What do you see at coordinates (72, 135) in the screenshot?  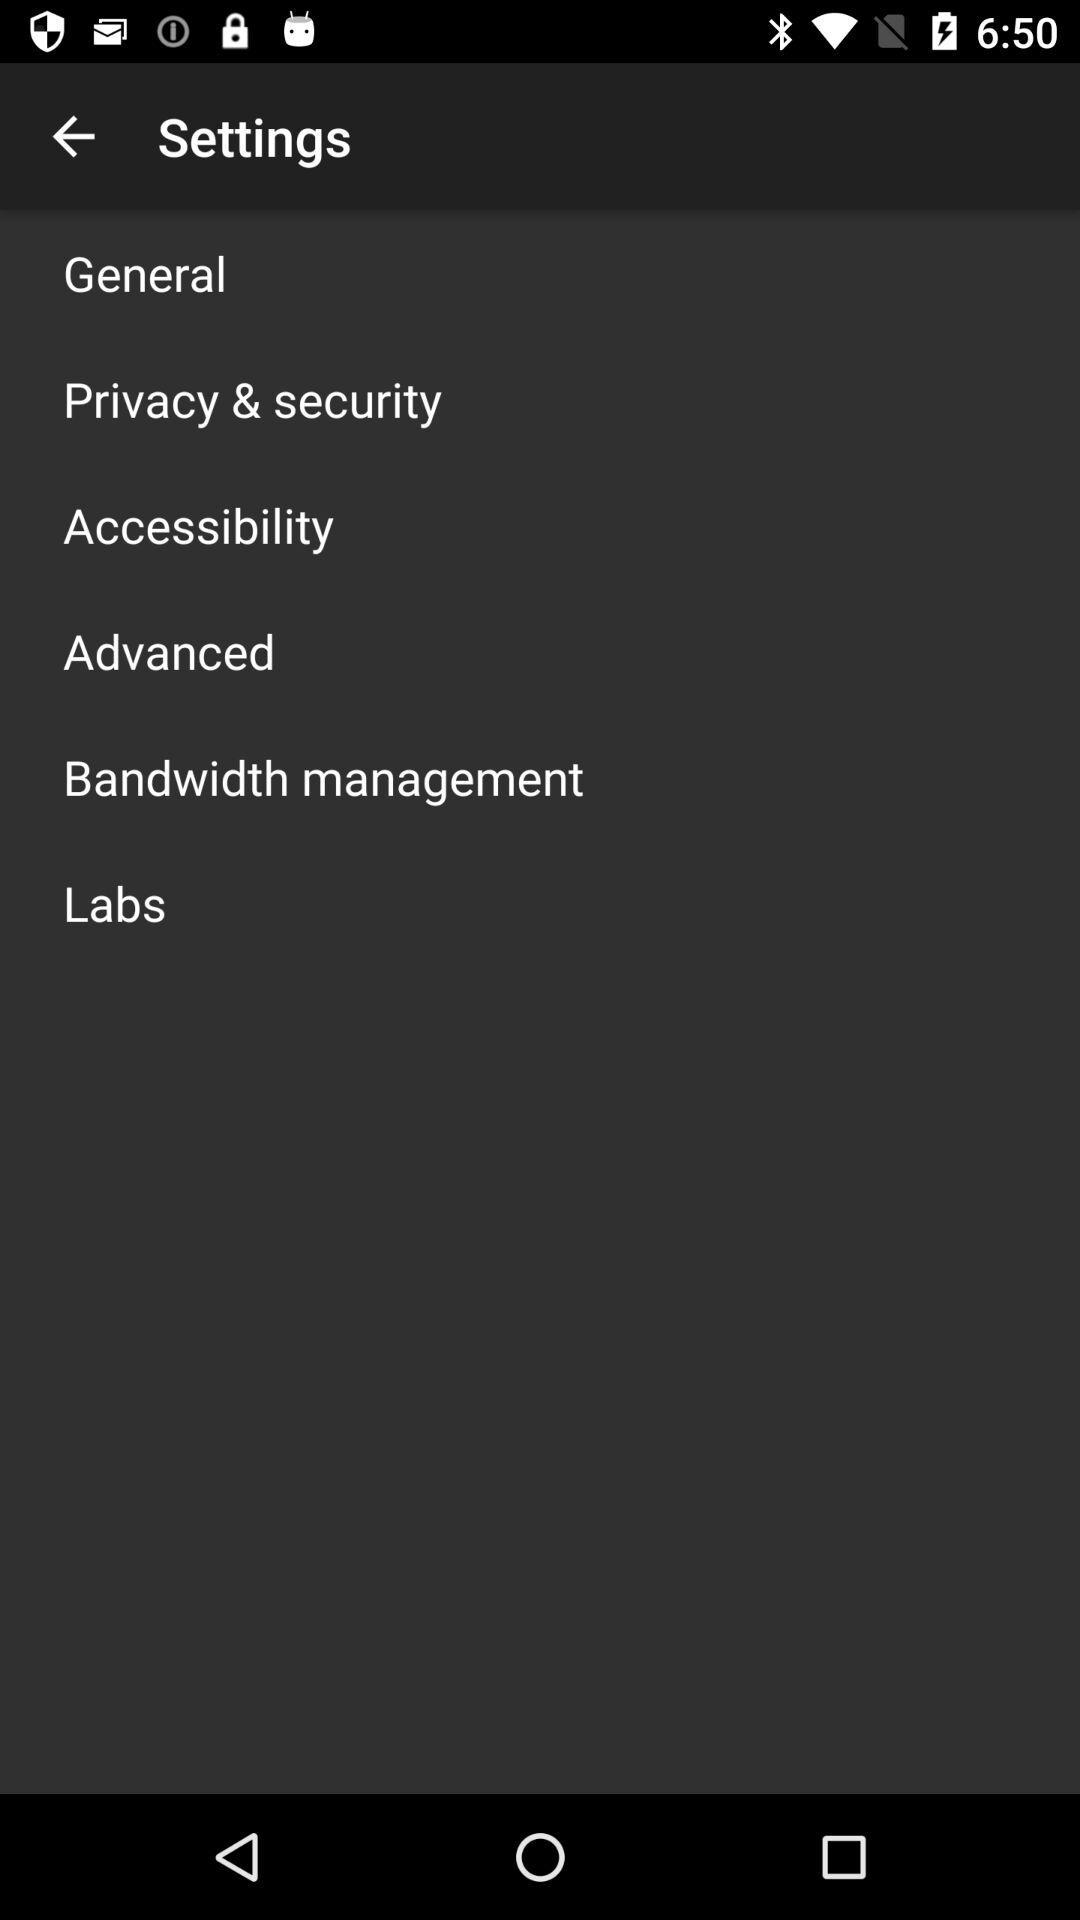 I see `item to the left of settings icon` at bounding box center [72, 135].